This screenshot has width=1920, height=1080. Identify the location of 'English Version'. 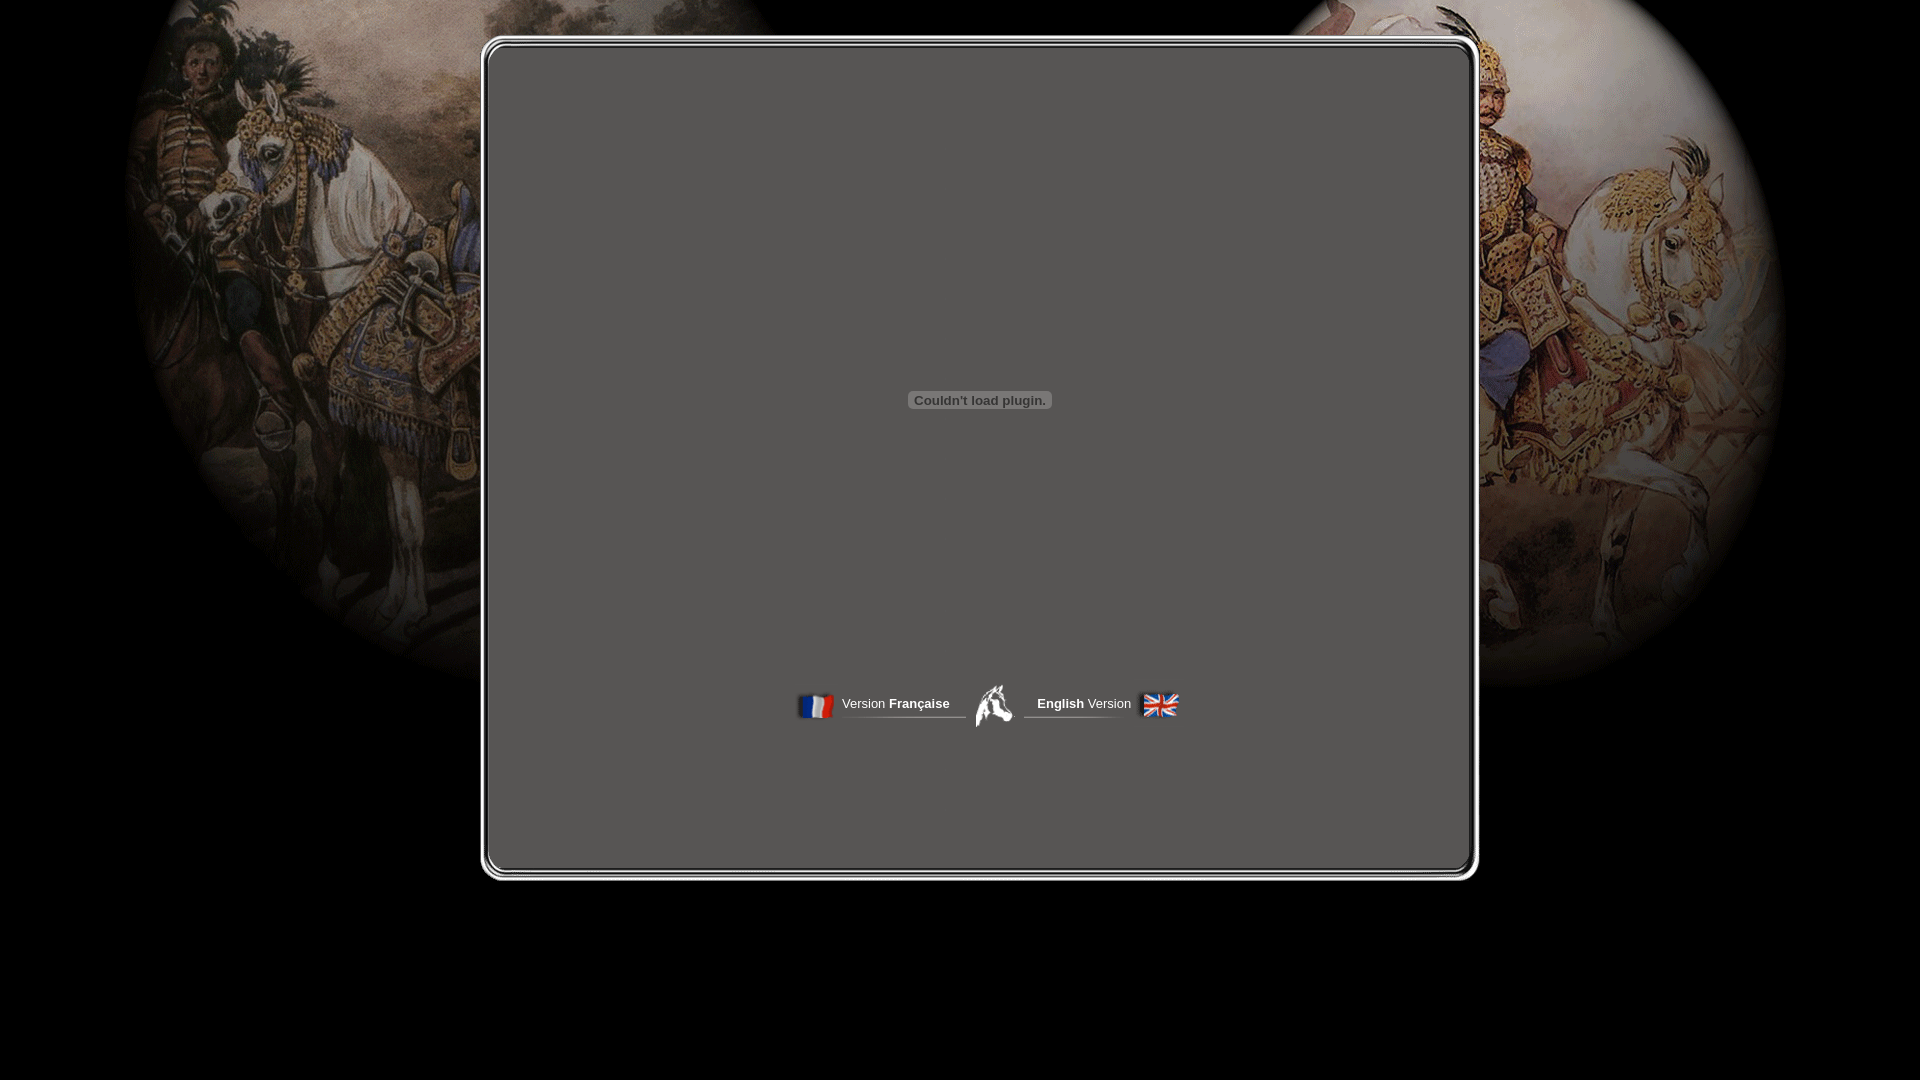
(1083, 702).